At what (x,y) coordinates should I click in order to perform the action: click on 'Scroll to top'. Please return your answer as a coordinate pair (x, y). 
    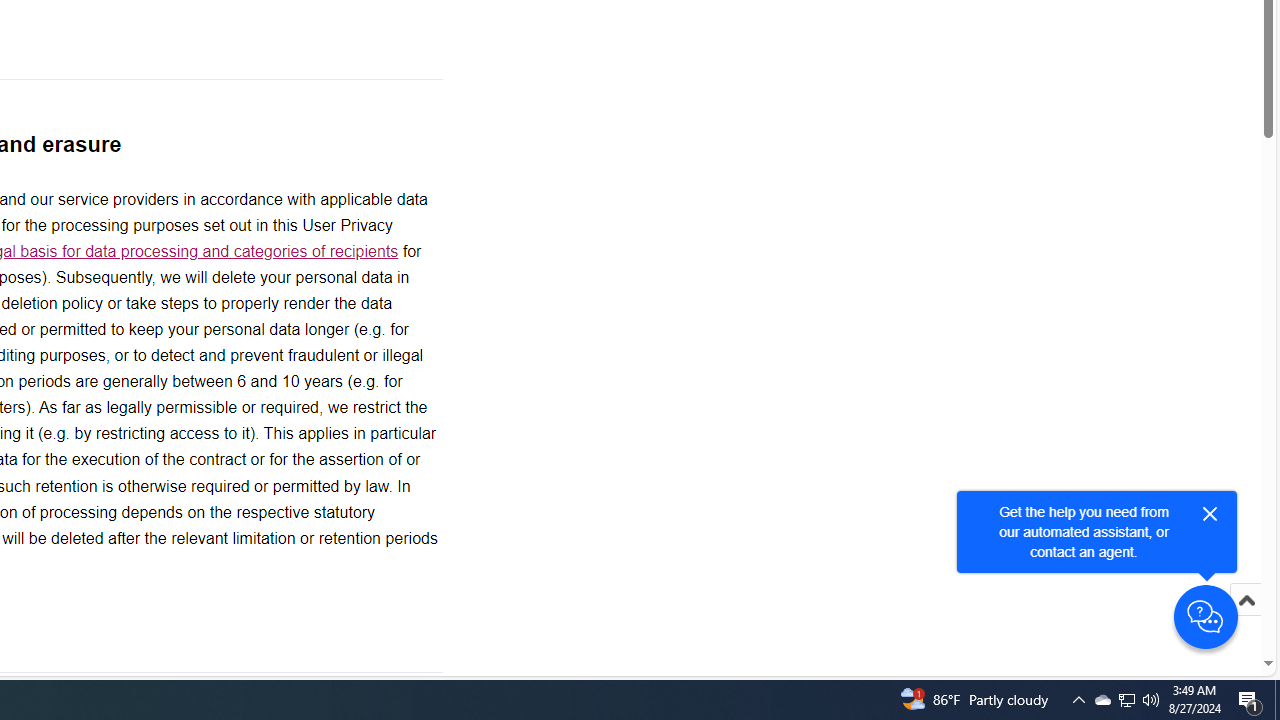
    Looking at the image, I should click on (1245, 598).